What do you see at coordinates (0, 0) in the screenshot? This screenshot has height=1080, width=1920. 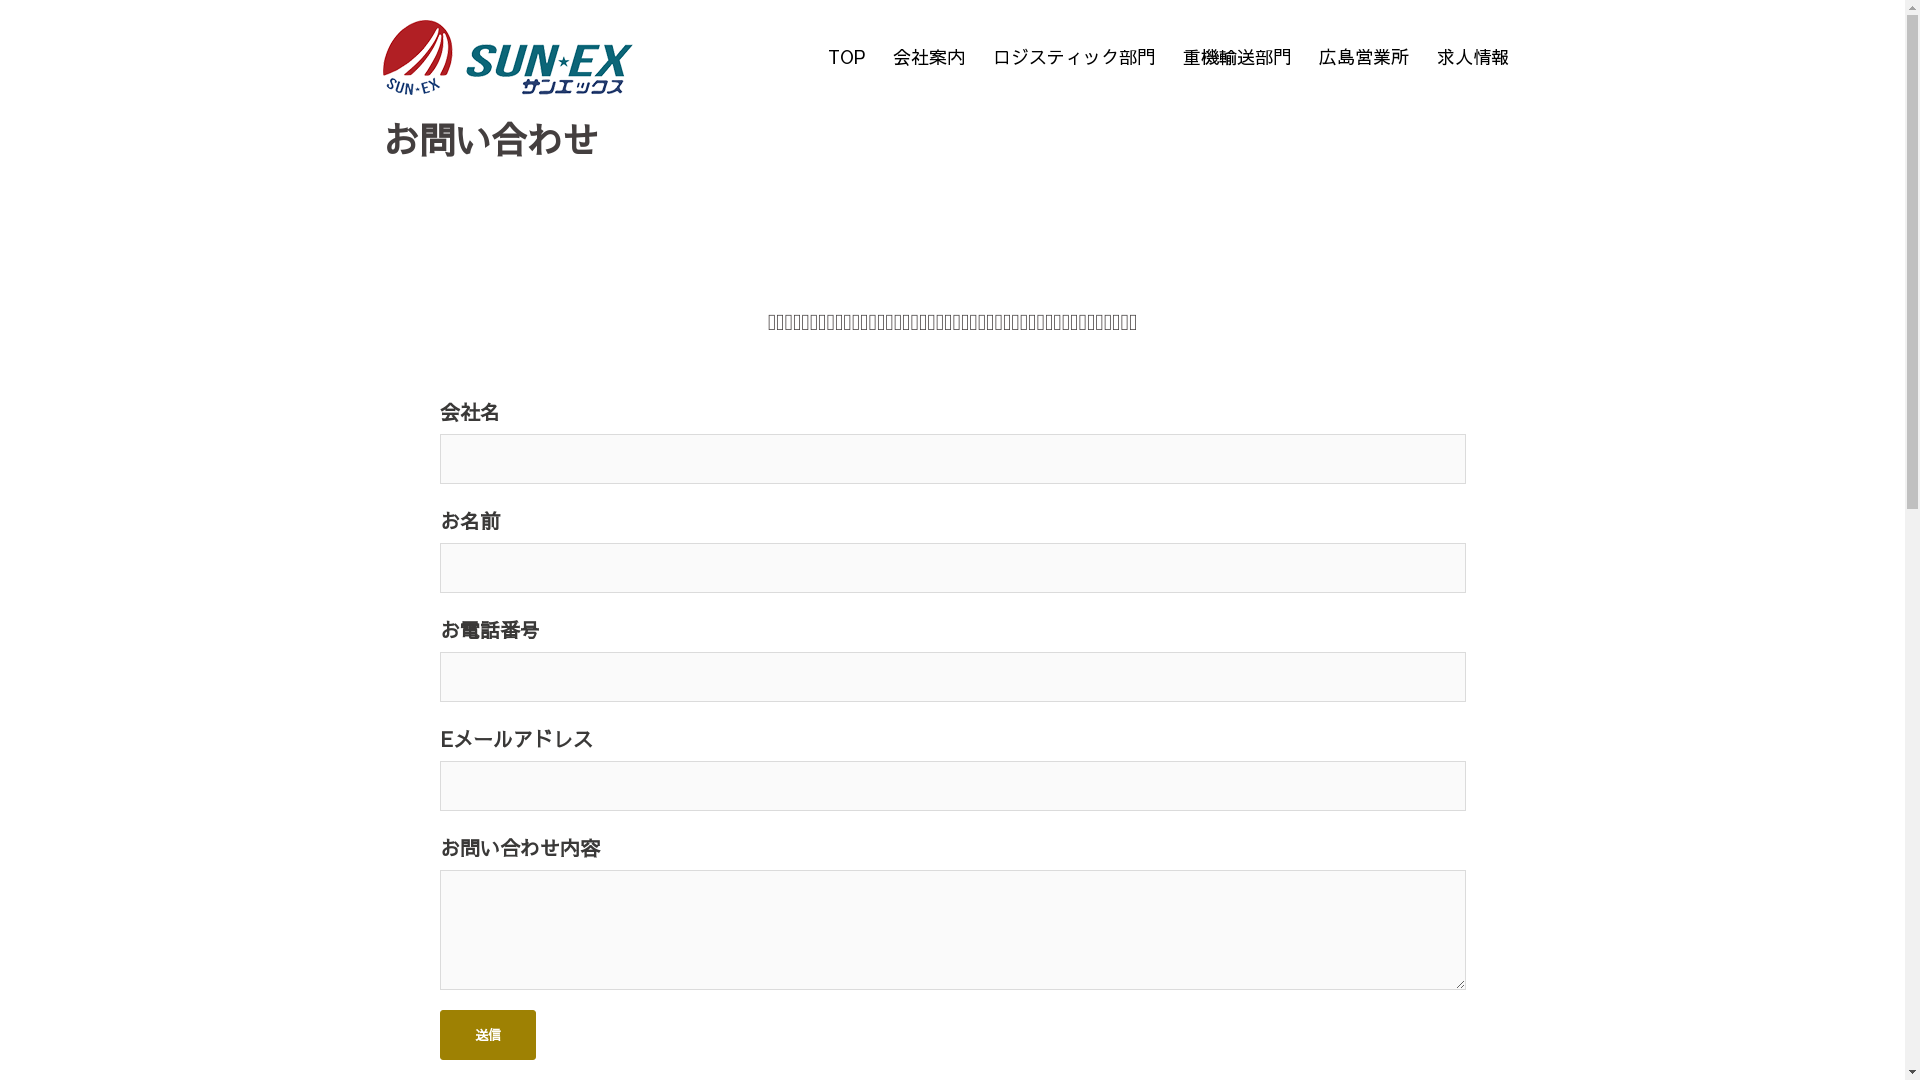 I see `'Skip to content'` at bounding box center [0, 0].